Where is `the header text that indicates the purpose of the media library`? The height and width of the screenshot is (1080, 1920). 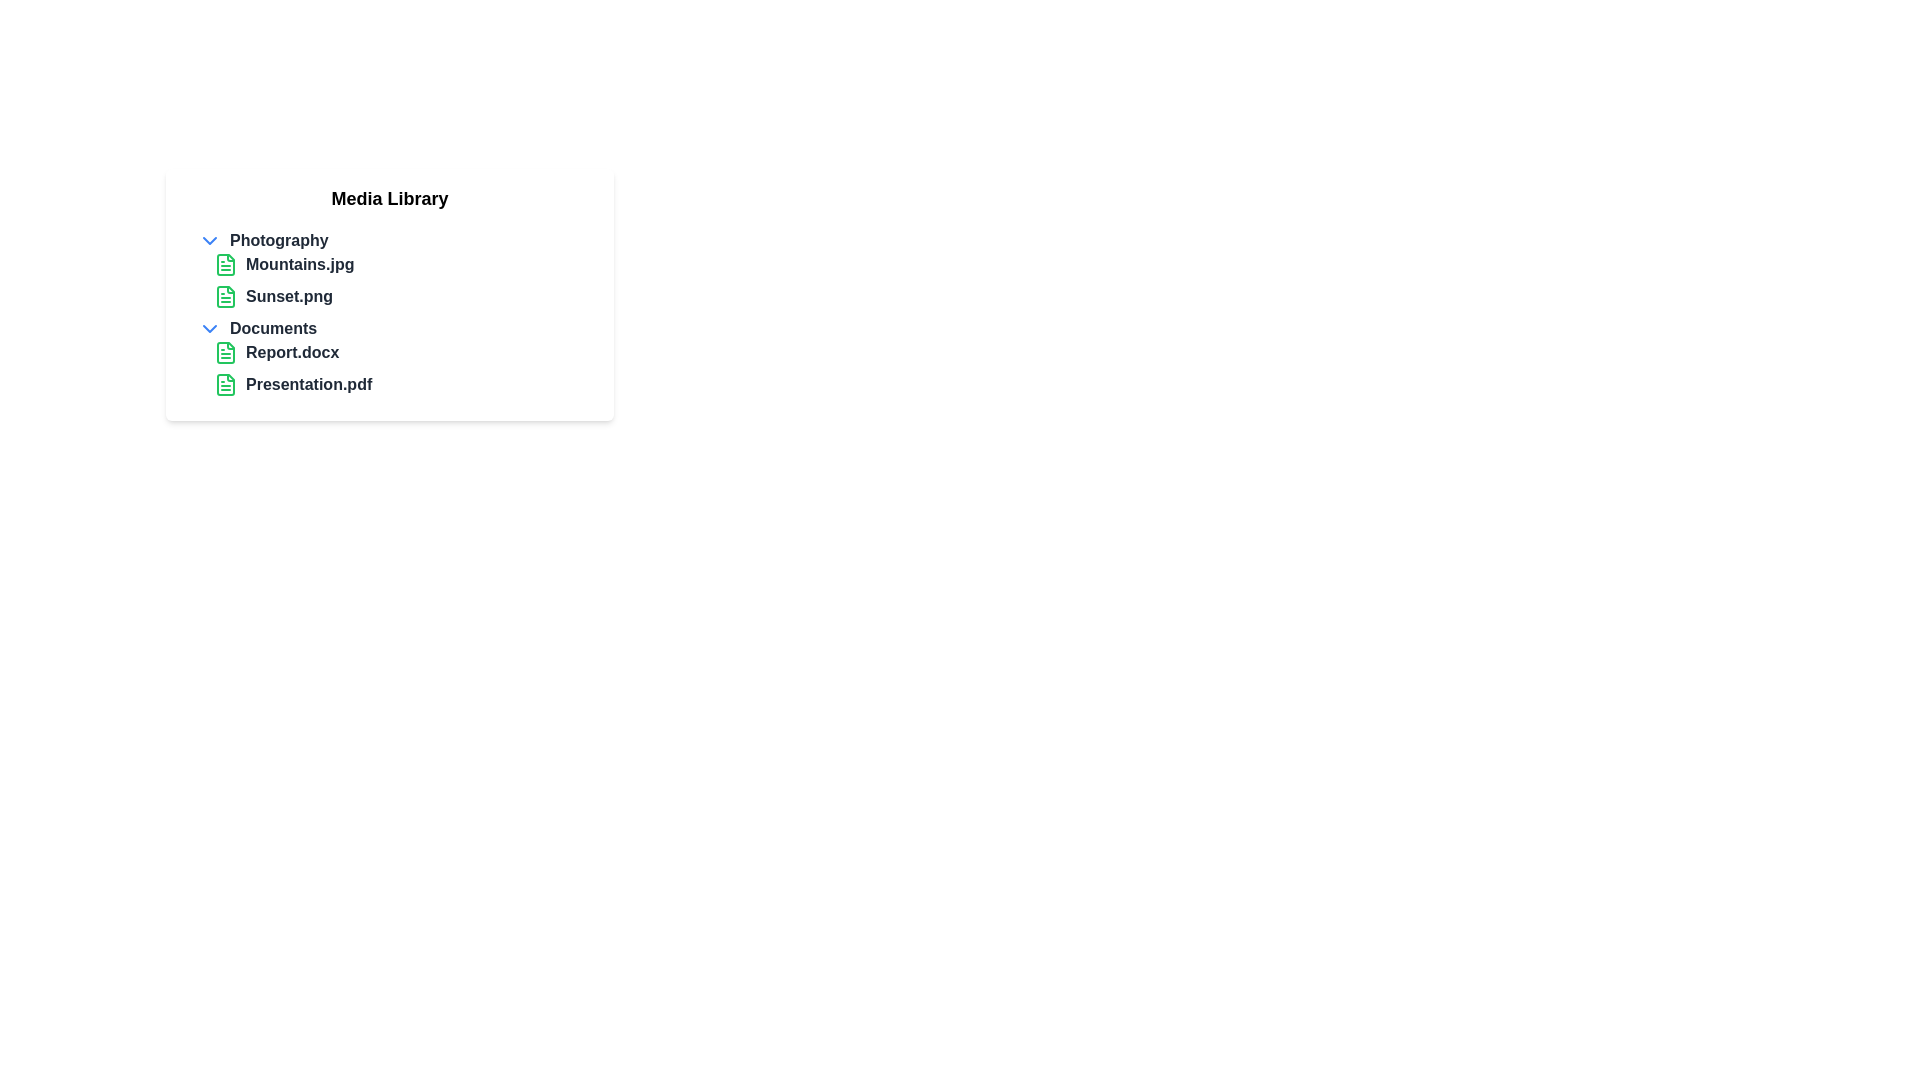 the header text that indicates the purpose of the media library is located at coordinates (389, 199).